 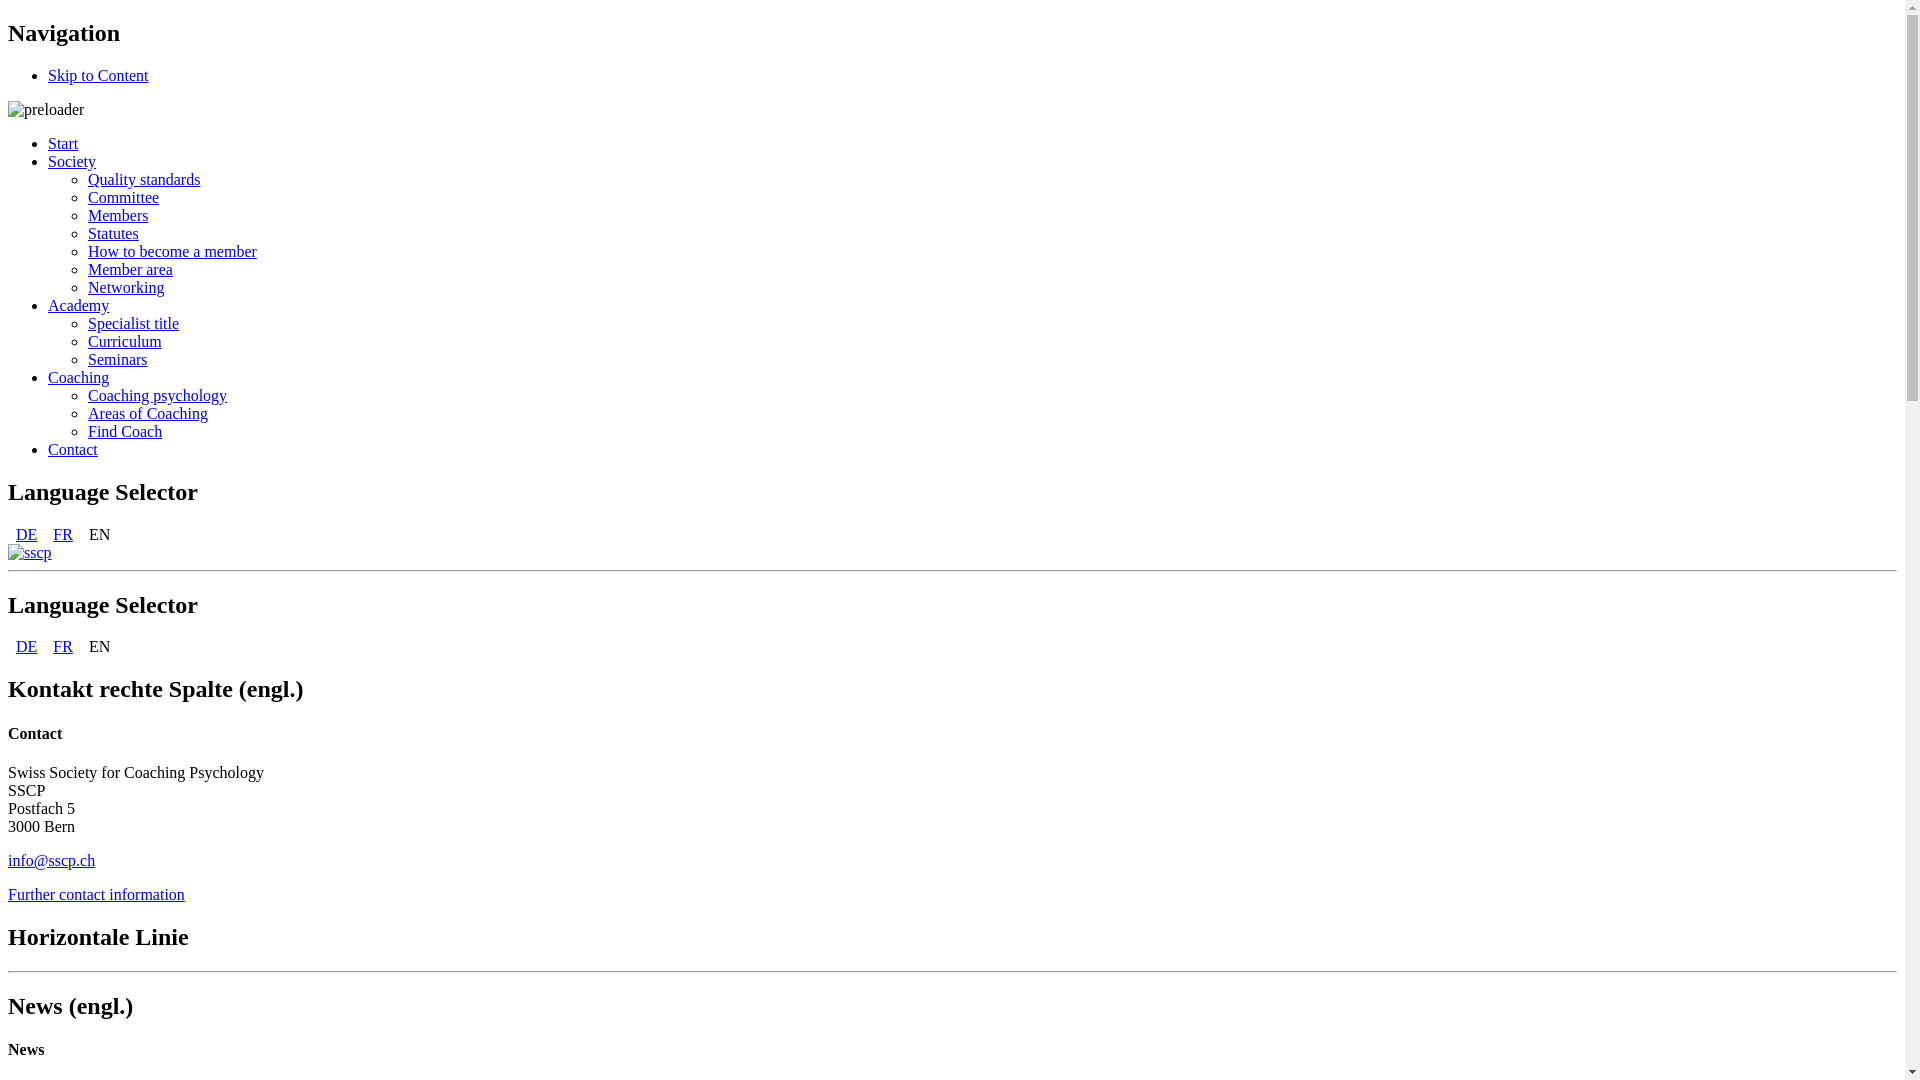 I want to click on 'Find Coach', so click(x=123, y=430).